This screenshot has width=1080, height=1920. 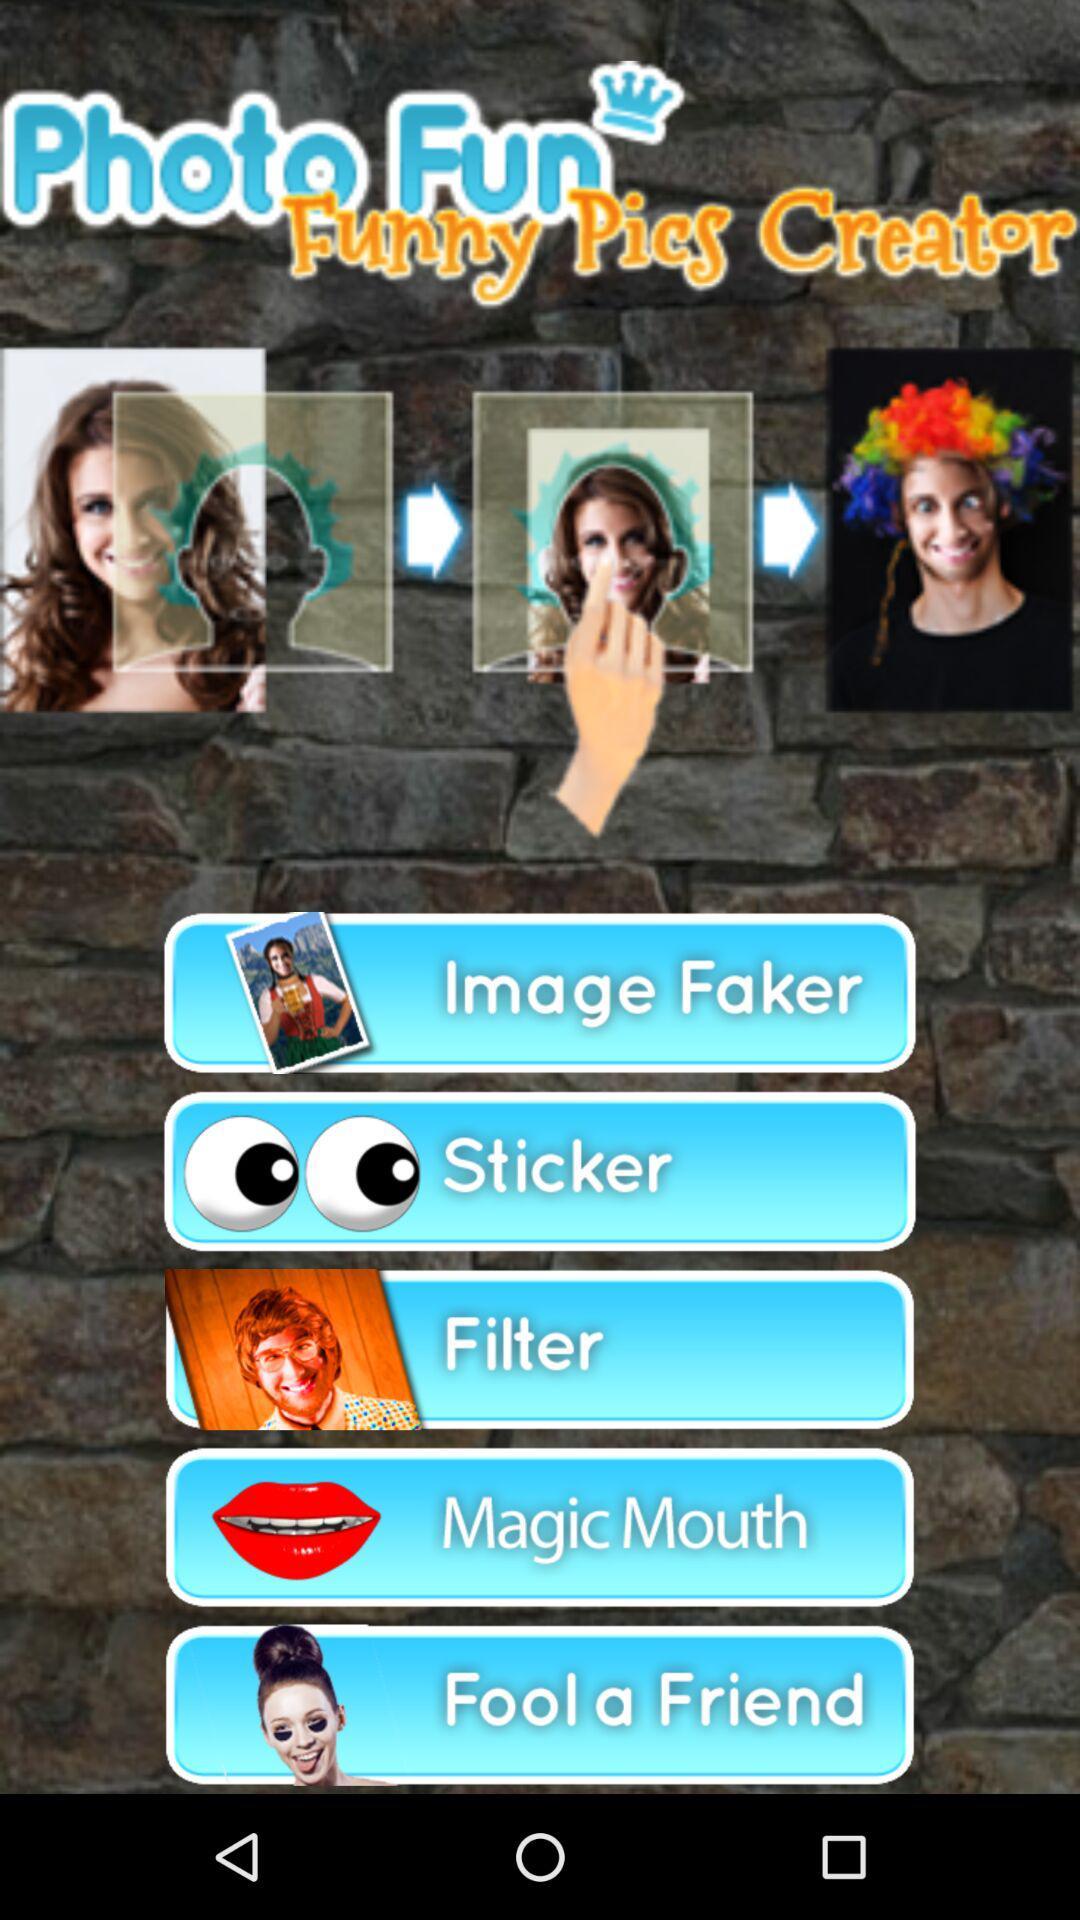 I want to click on image faker button, so click(x=540, y=993).